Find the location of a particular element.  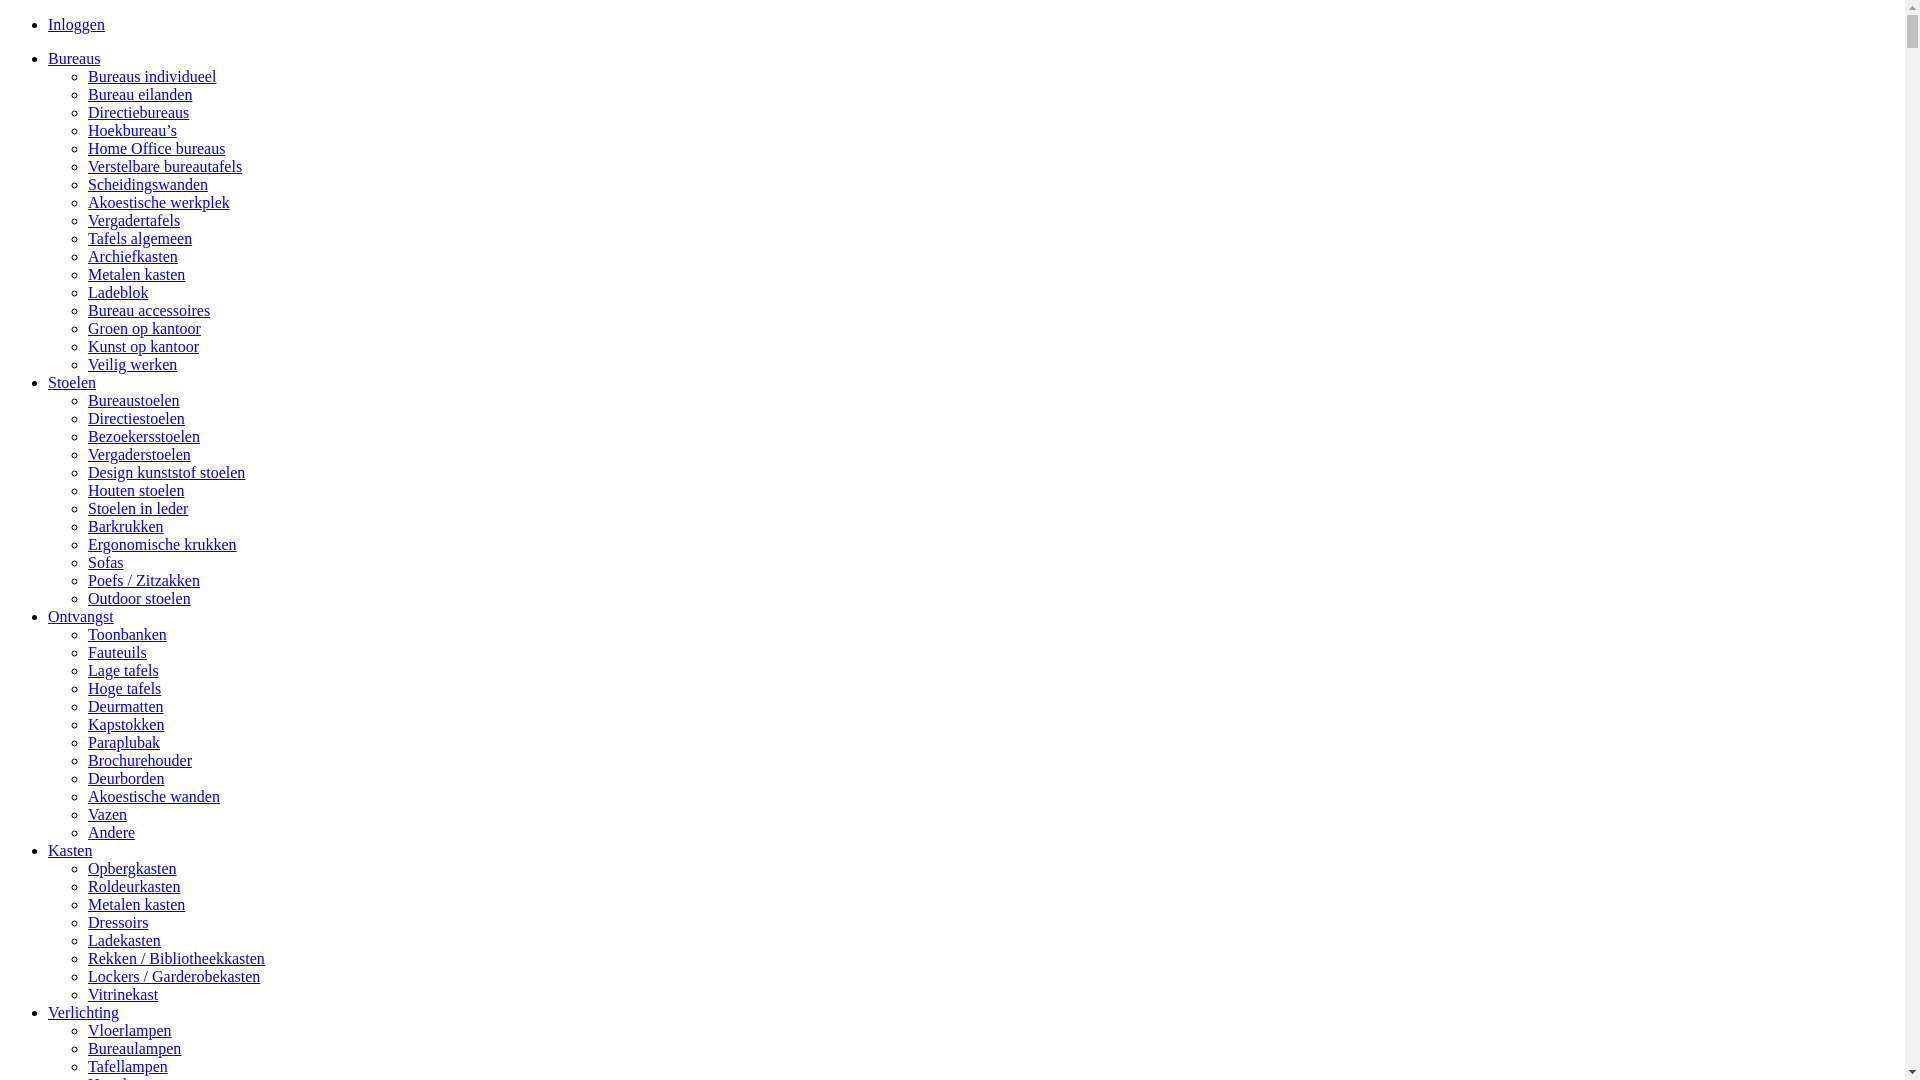

'Lockers / Garderobekasten' is located at coordinates (173, 975).